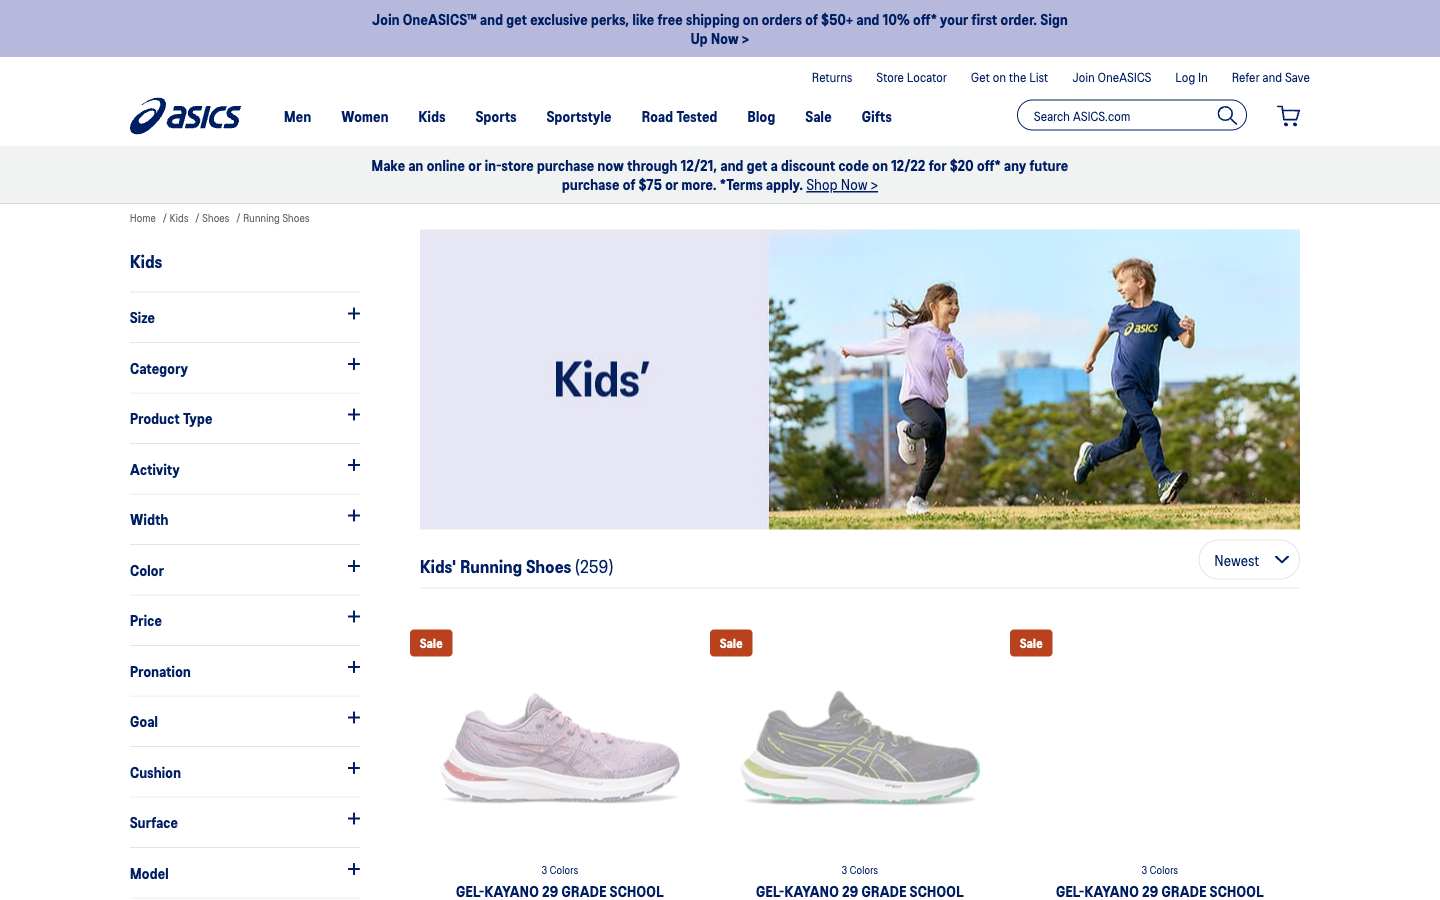 This screenshot has width=1440, height=900. What do you see at coordinates (296, 116) in the screenshot?
I see `the men"s shoes section instead of the children"s section` at bounding box center [296, 116].